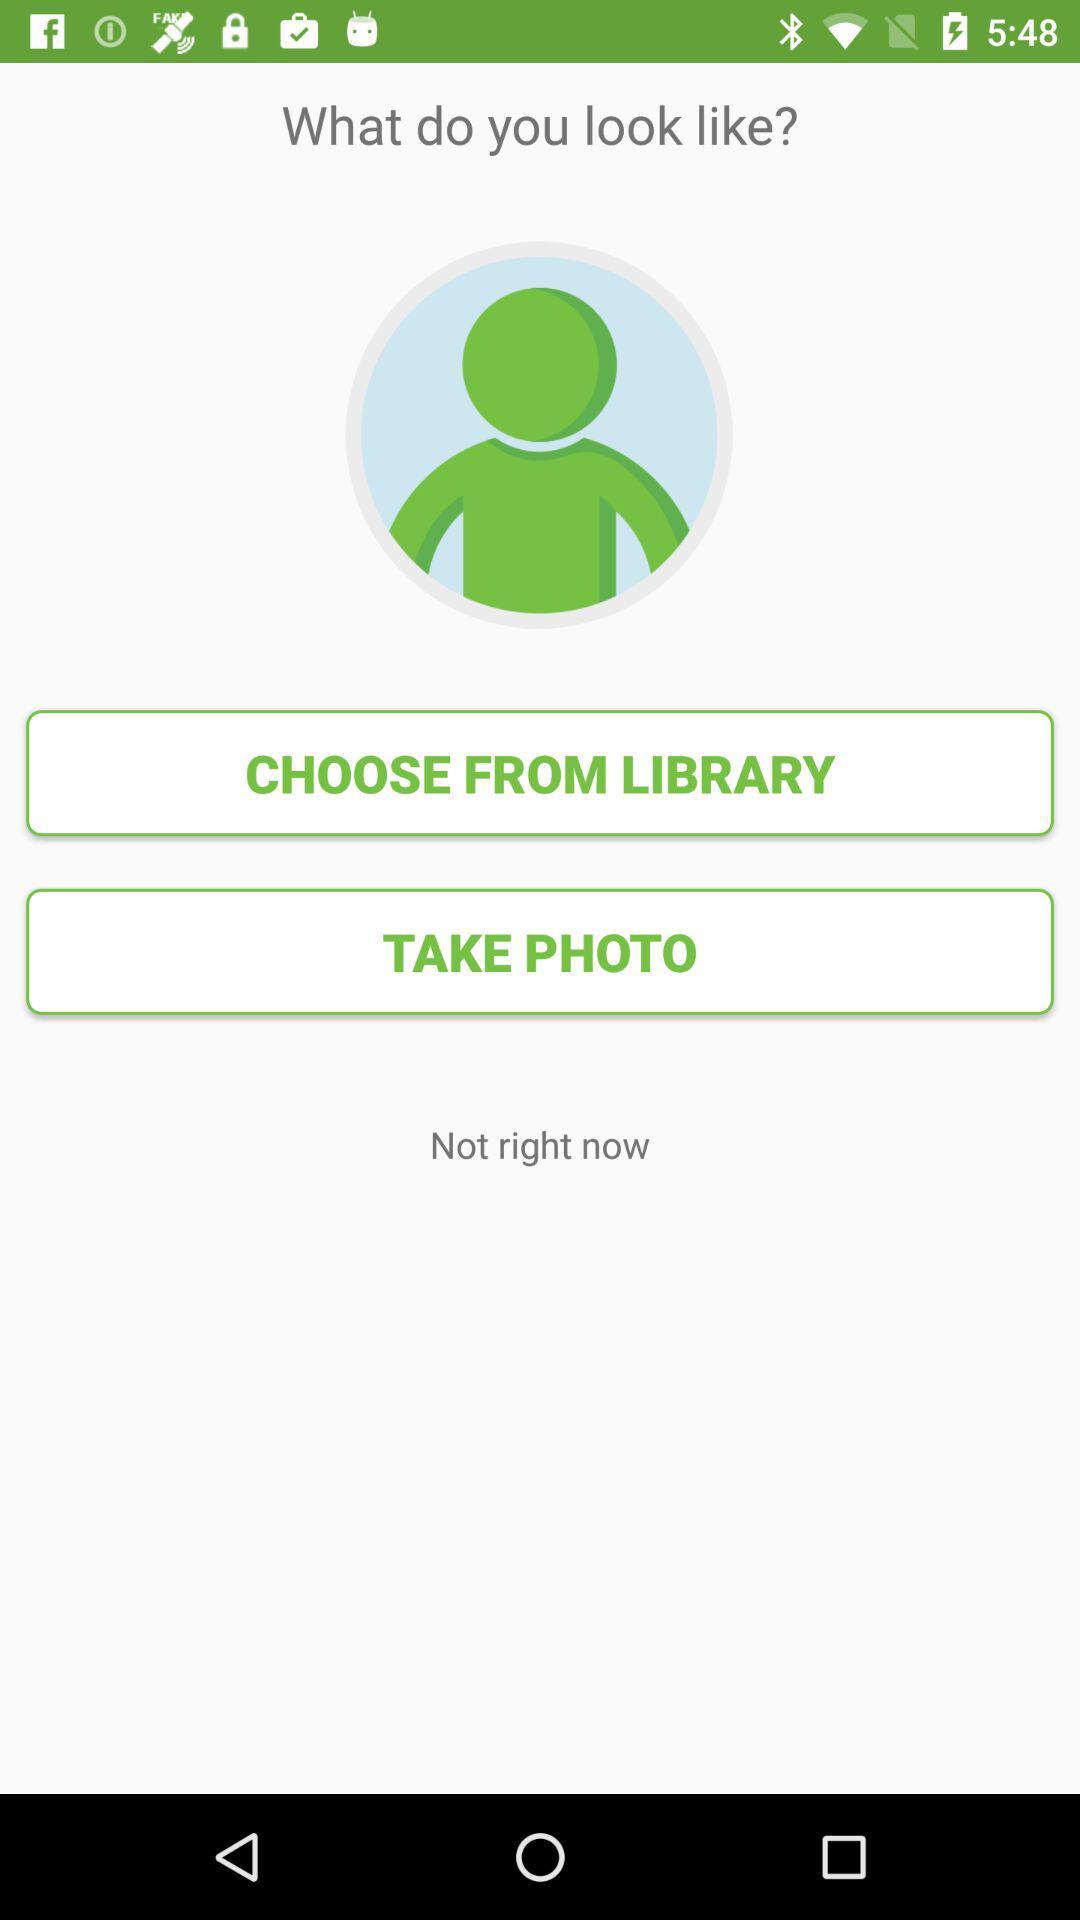 The width and height of the screenshot is (1080, 1920). I want to click on item below choose from library icon, so click(540, 950).